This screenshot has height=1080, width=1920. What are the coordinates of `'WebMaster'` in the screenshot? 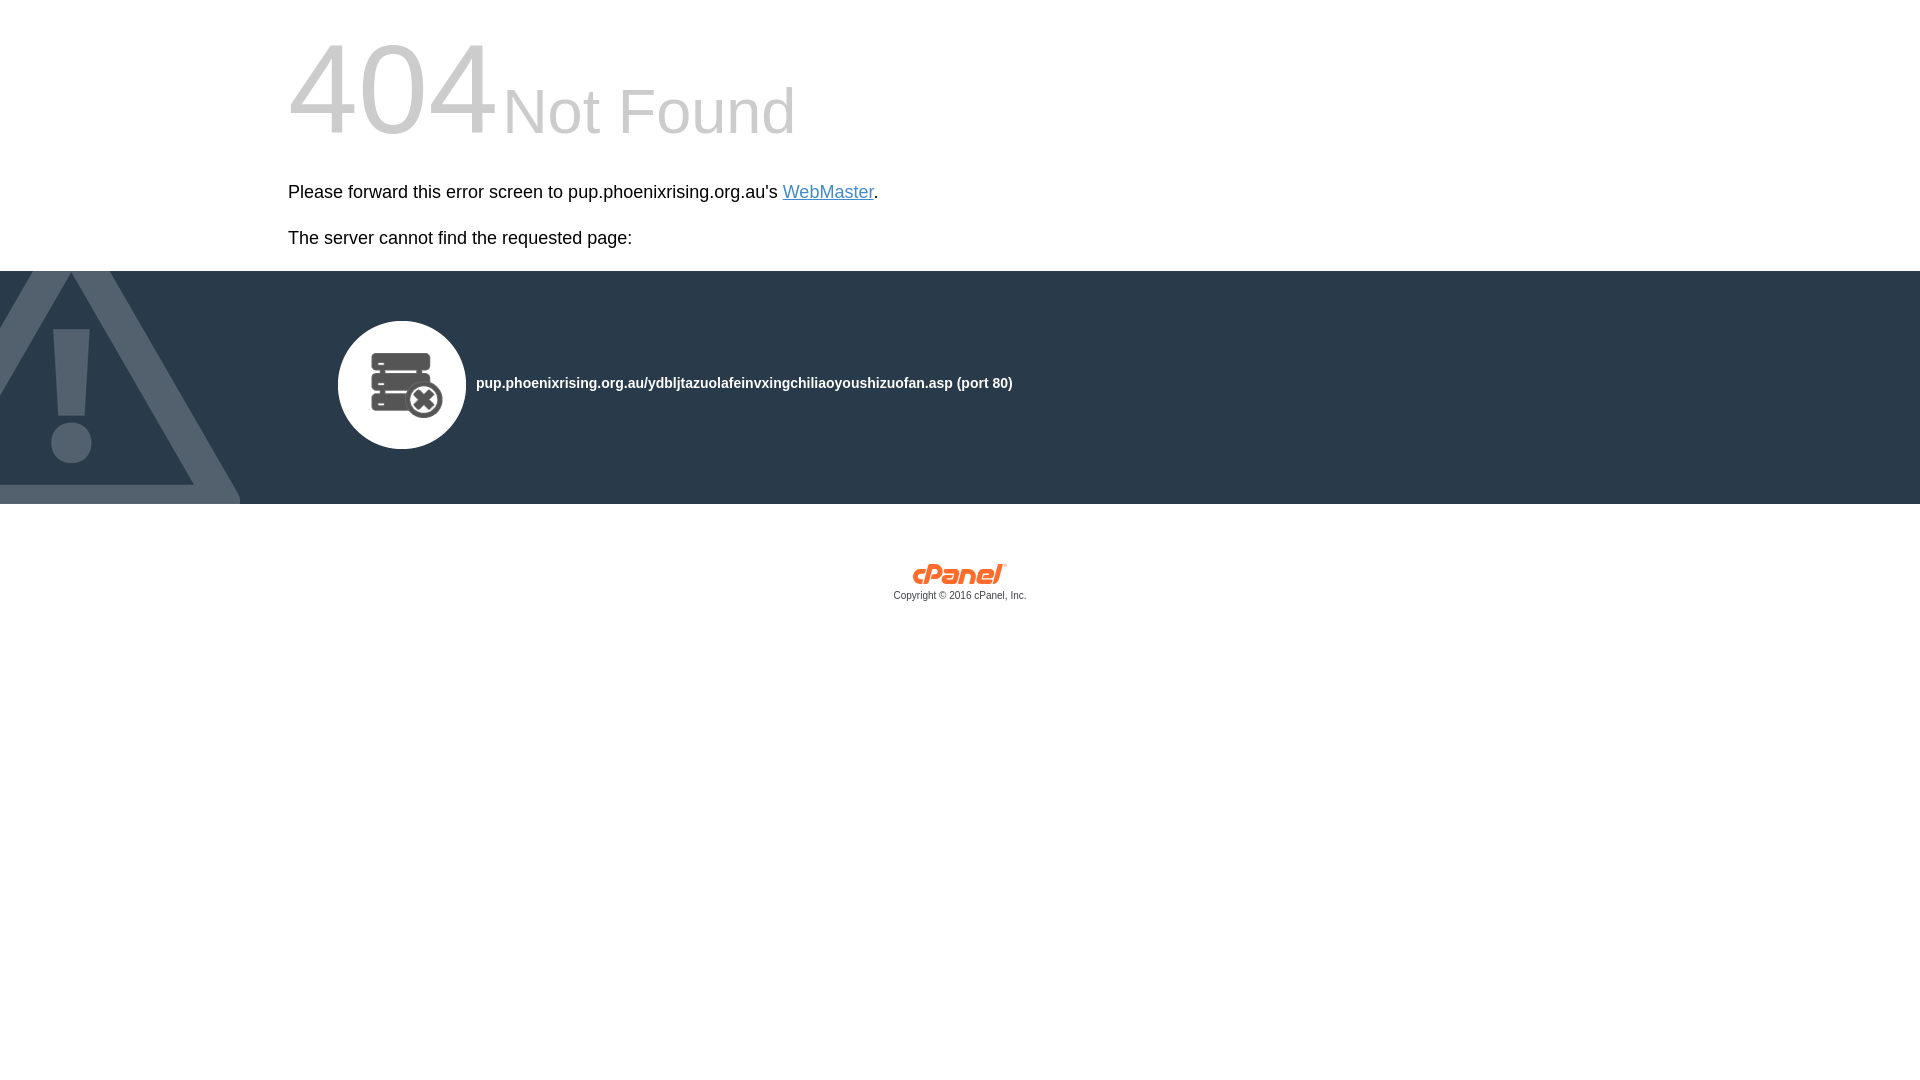 It's located at (828, 192).